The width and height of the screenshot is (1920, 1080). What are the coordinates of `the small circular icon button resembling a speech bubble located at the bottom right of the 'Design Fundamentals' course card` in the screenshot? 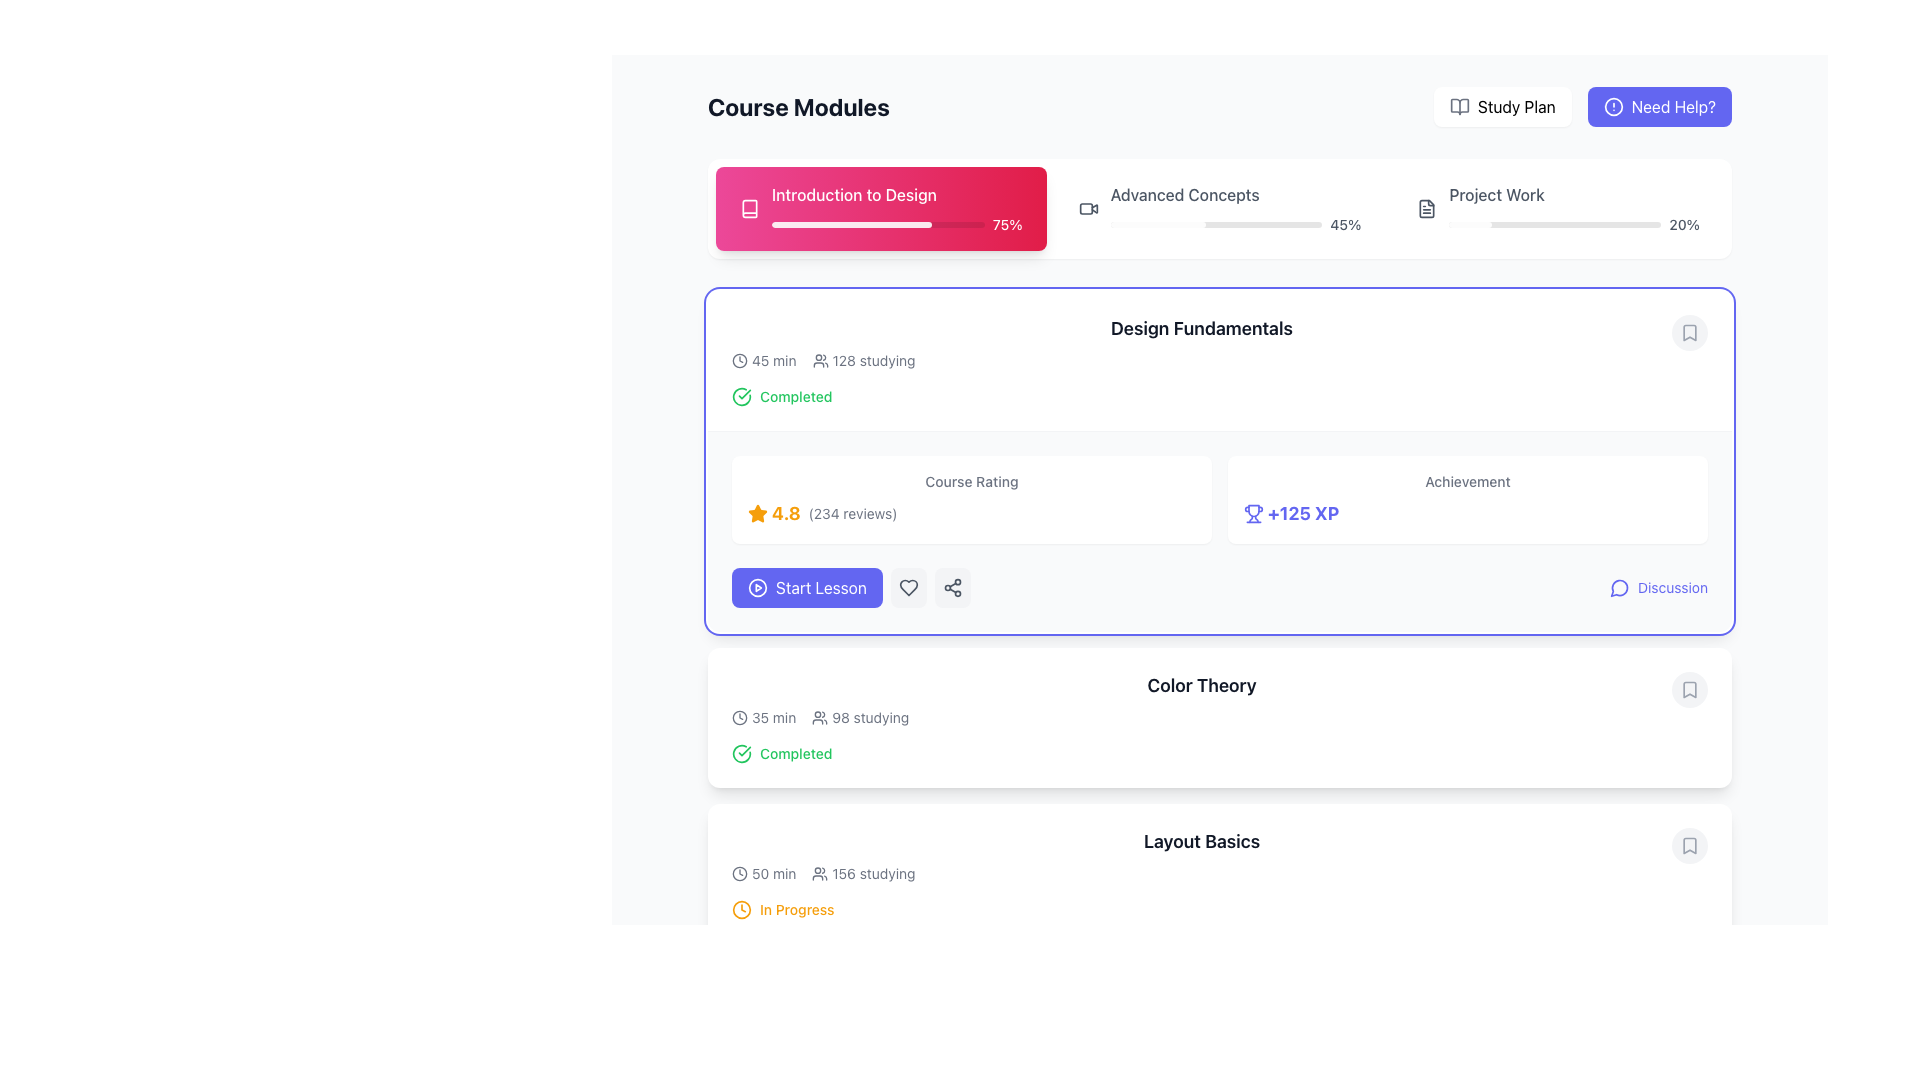 It's located at (1619, 587).